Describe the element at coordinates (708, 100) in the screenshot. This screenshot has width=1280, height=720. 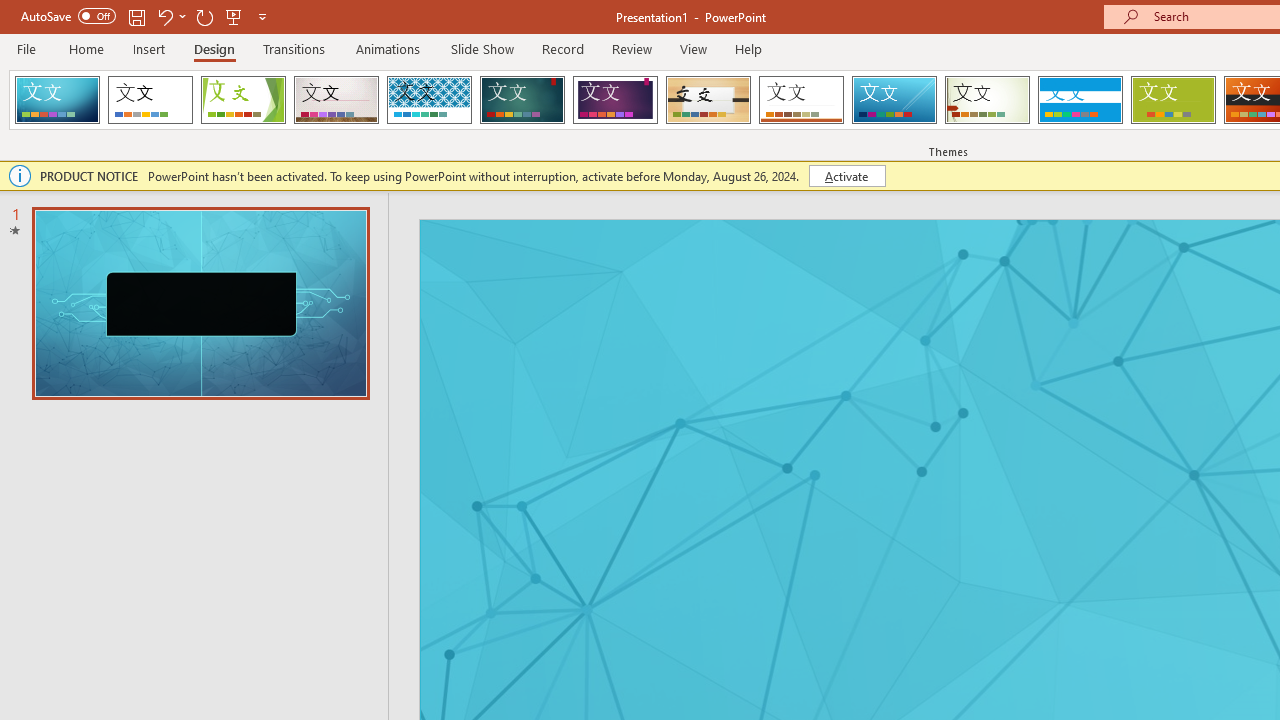
I see `'Organic'` at that location.